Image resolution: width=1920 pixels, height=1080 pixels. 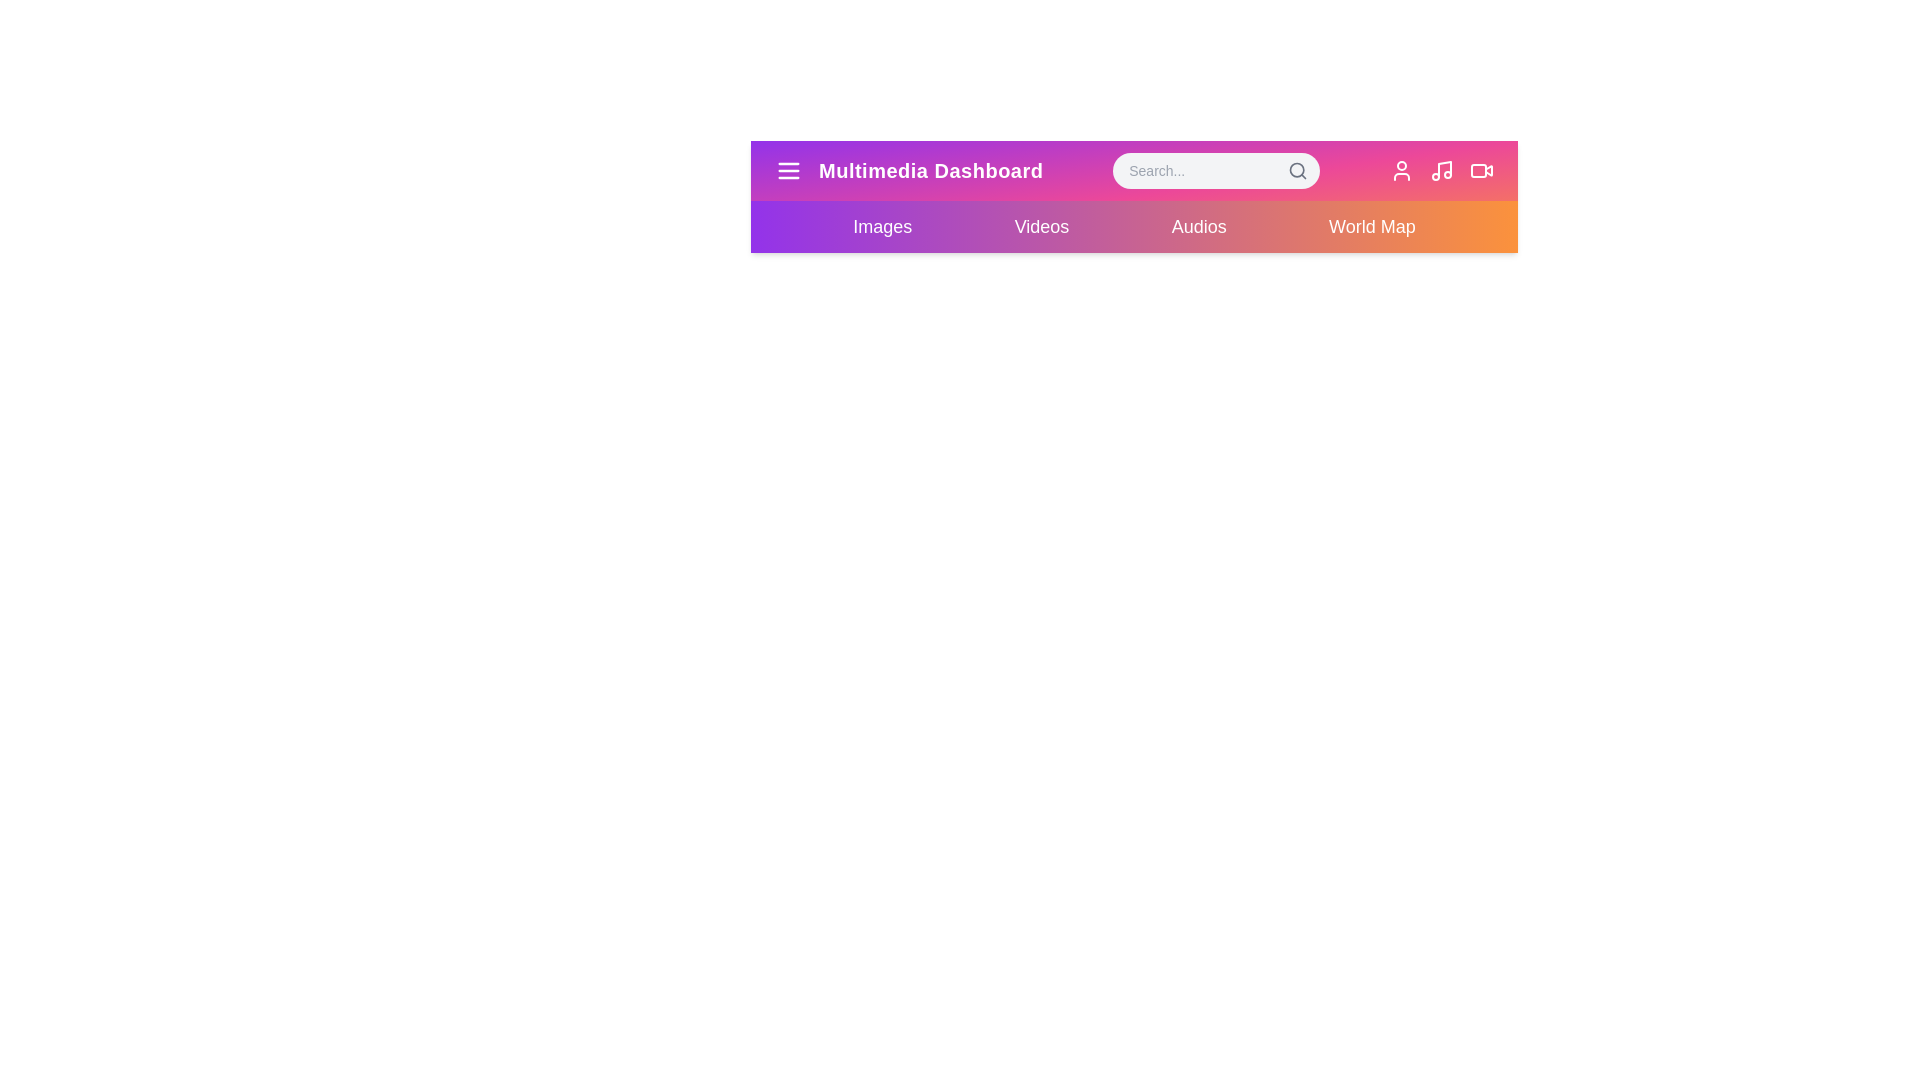 I want to click on the navigation item Audios to navigate to the respective section, so click(x=1199, y=226).